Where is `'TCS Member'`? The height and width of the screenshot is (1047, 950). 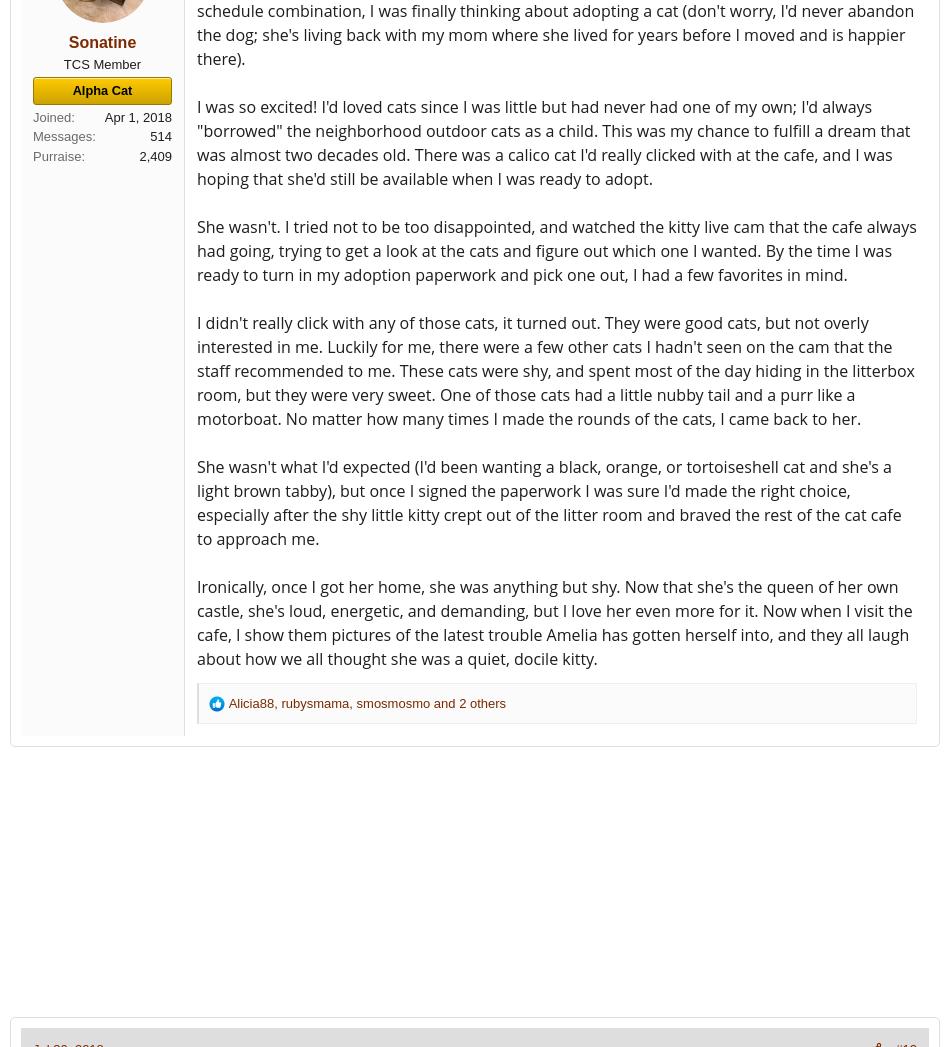 'TCS Member' is located at coordinates (102, 63).